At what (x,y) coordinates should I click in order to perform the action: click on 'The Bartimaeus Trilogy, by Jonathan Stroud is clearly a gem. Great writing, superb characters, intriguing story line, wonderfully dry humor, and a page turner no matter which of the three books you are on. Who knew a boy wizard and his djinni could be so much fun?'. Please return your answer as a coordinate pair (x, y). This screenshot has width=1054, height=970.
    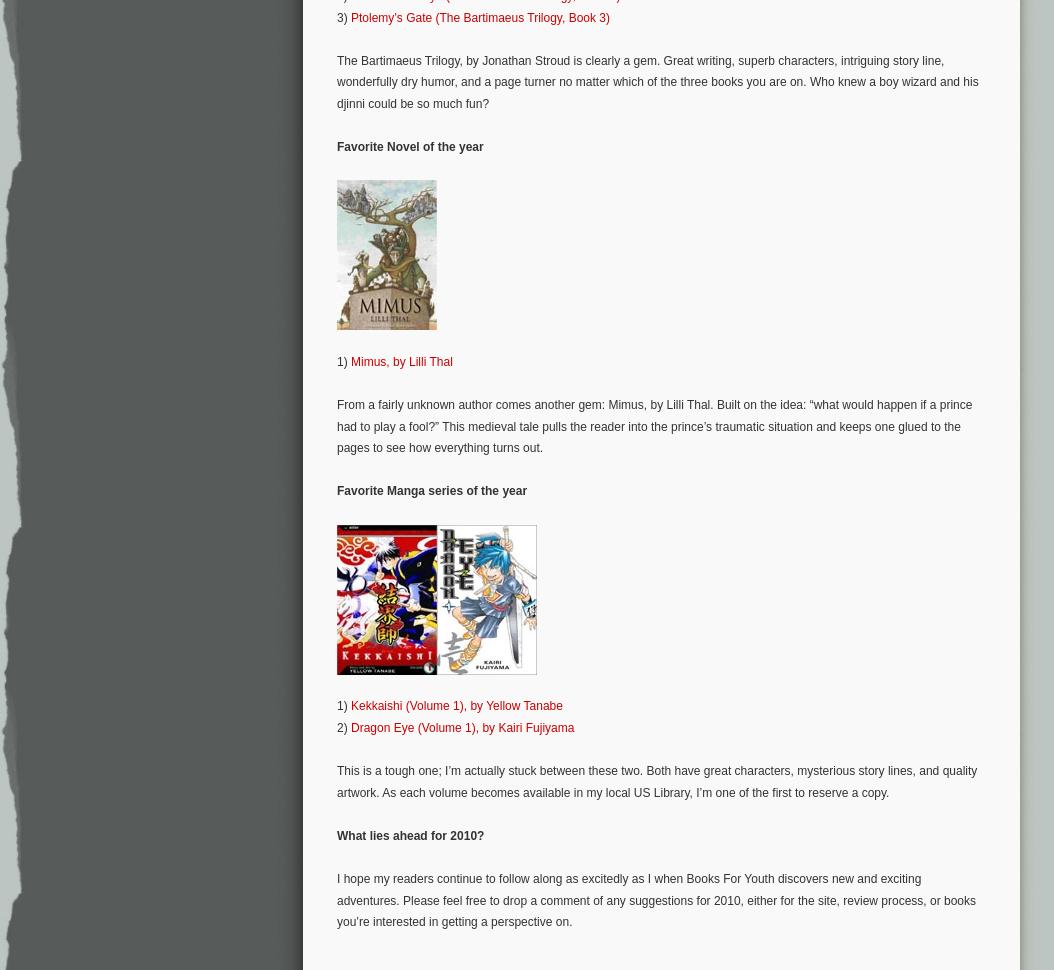
    Looking at the image, I should click on (657, 80).